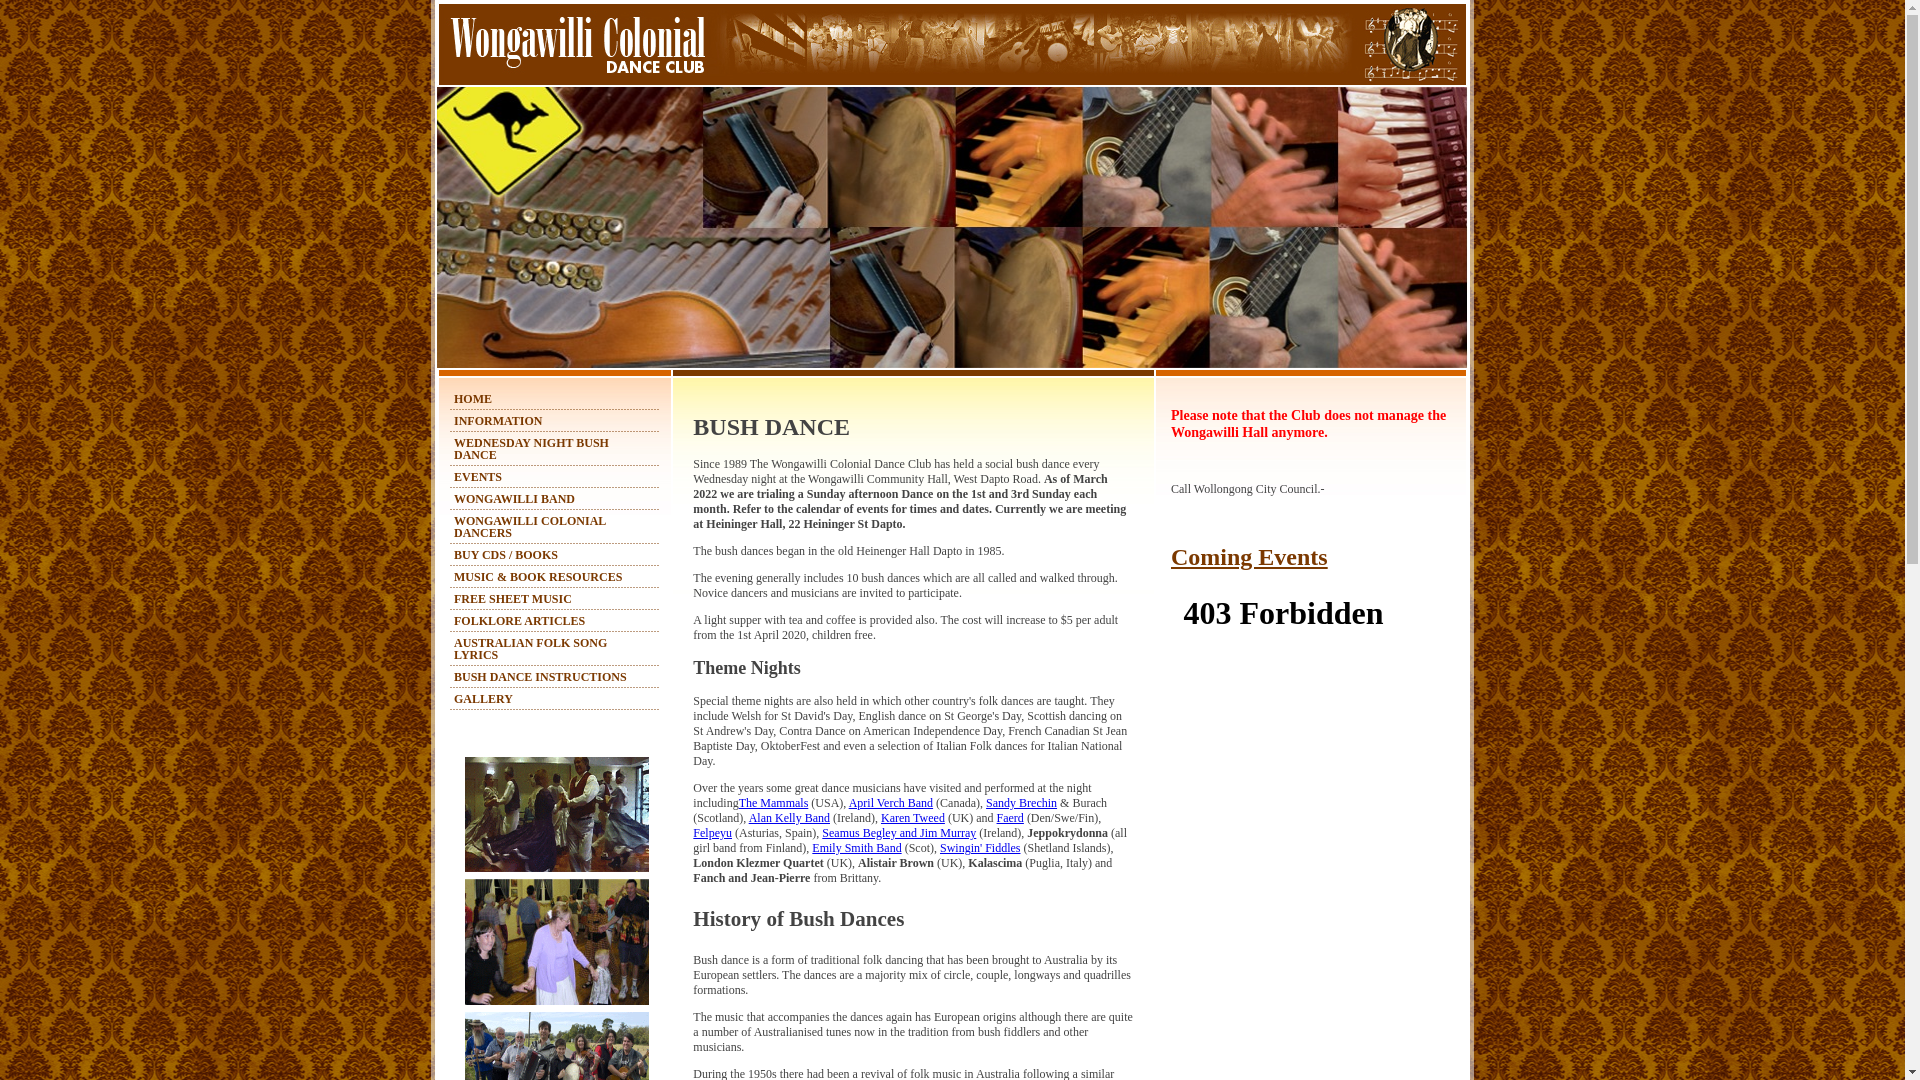 The image size is (1920, 1080). Describe the element at coordinates (519, 620) in the screenshot. I see `'FOLKLORE ARTICLES'` at that location.